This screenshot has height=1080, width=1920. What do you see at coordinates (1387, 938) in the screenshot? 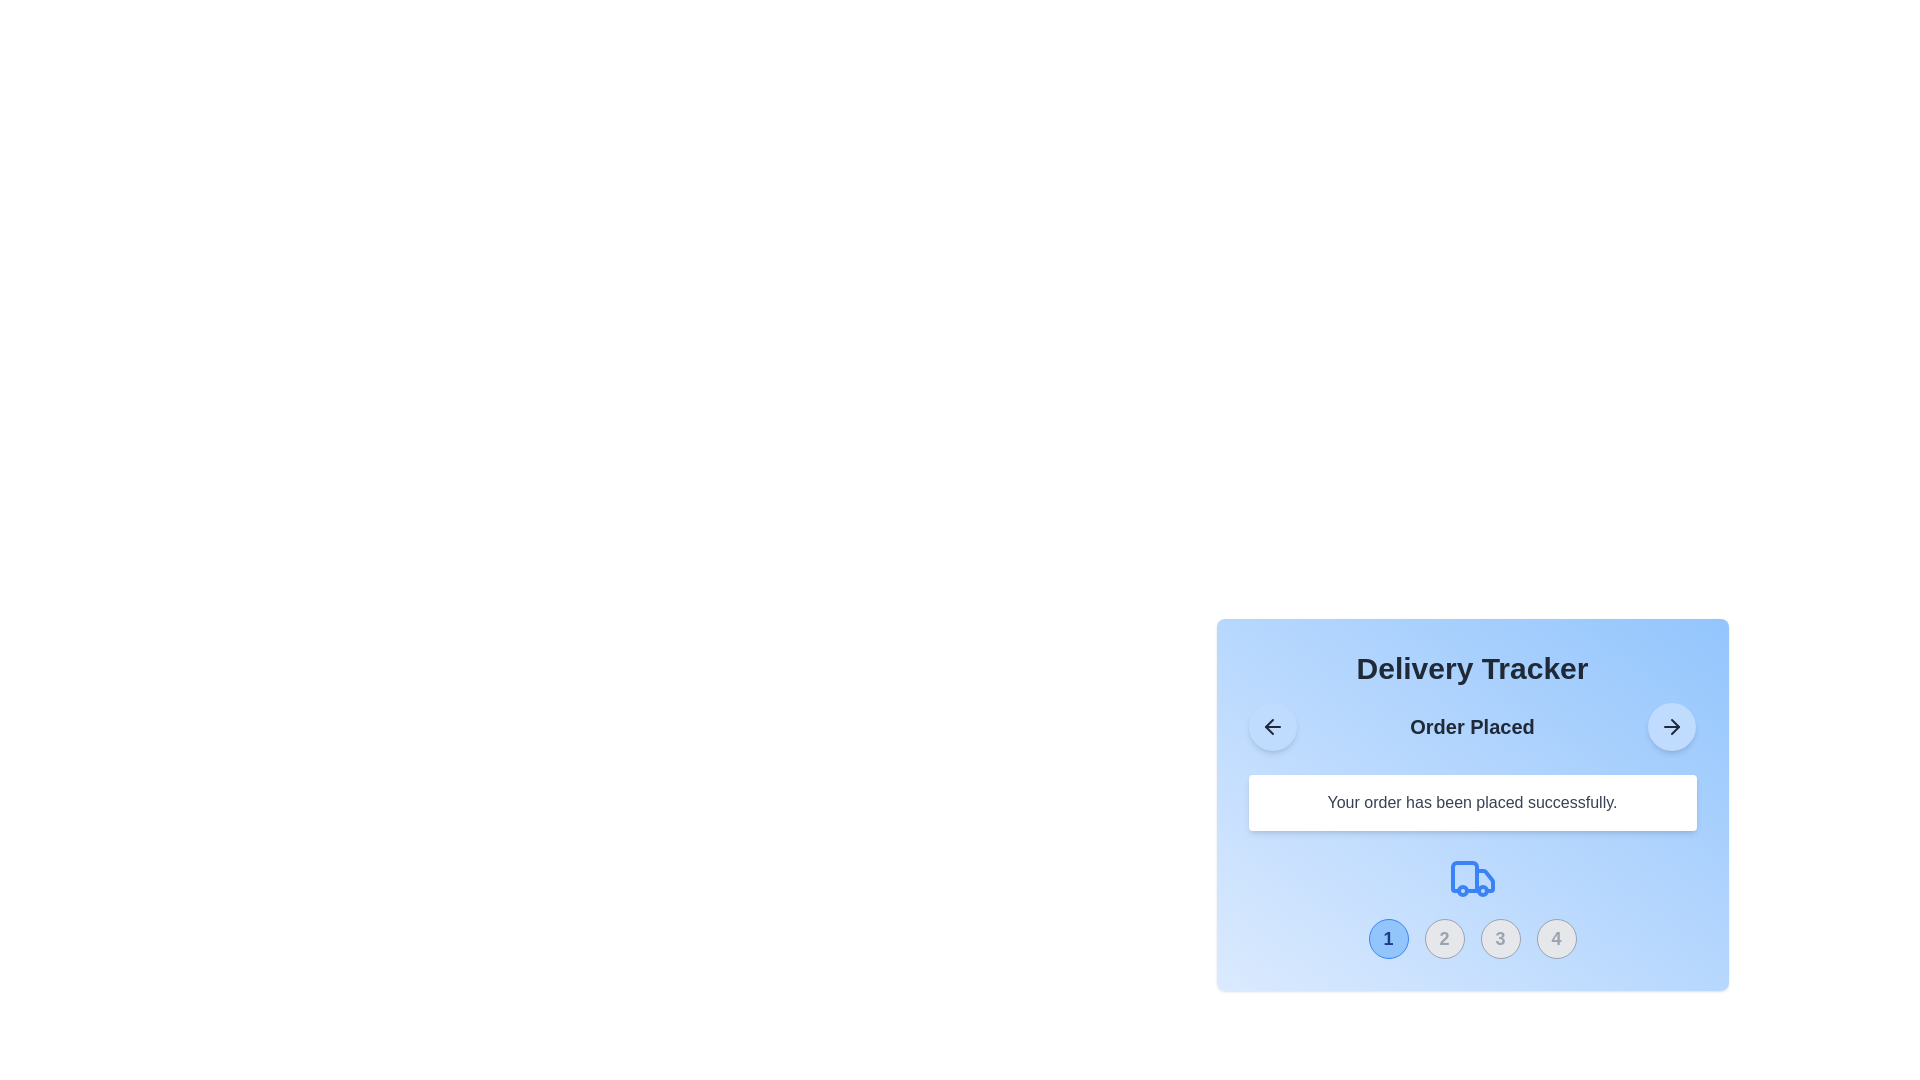
I see `the first circular button in a sequential group of four buttons located at the bottom center of the interface` at bounding box center [1387, 938].